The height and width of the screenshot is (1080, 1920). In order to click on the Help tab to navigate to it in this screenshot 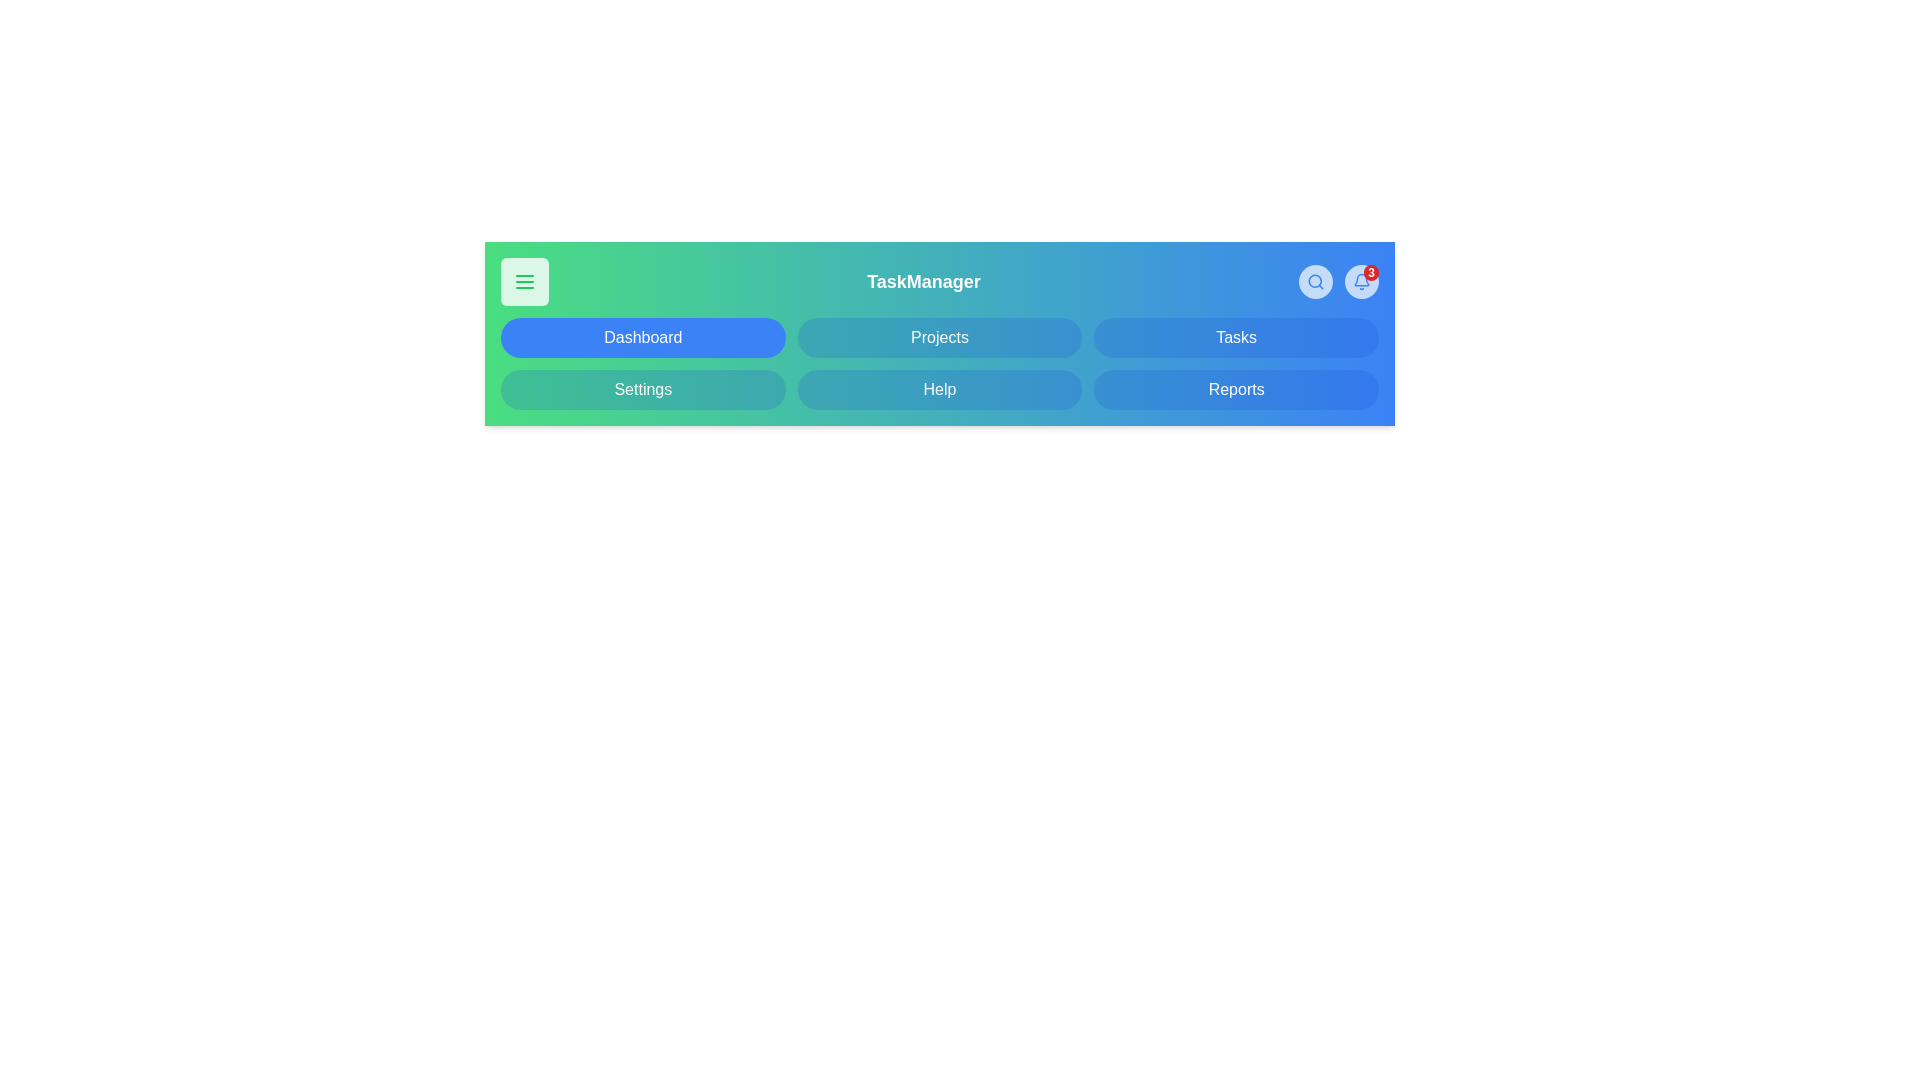, I will do `click(939, 389)`.